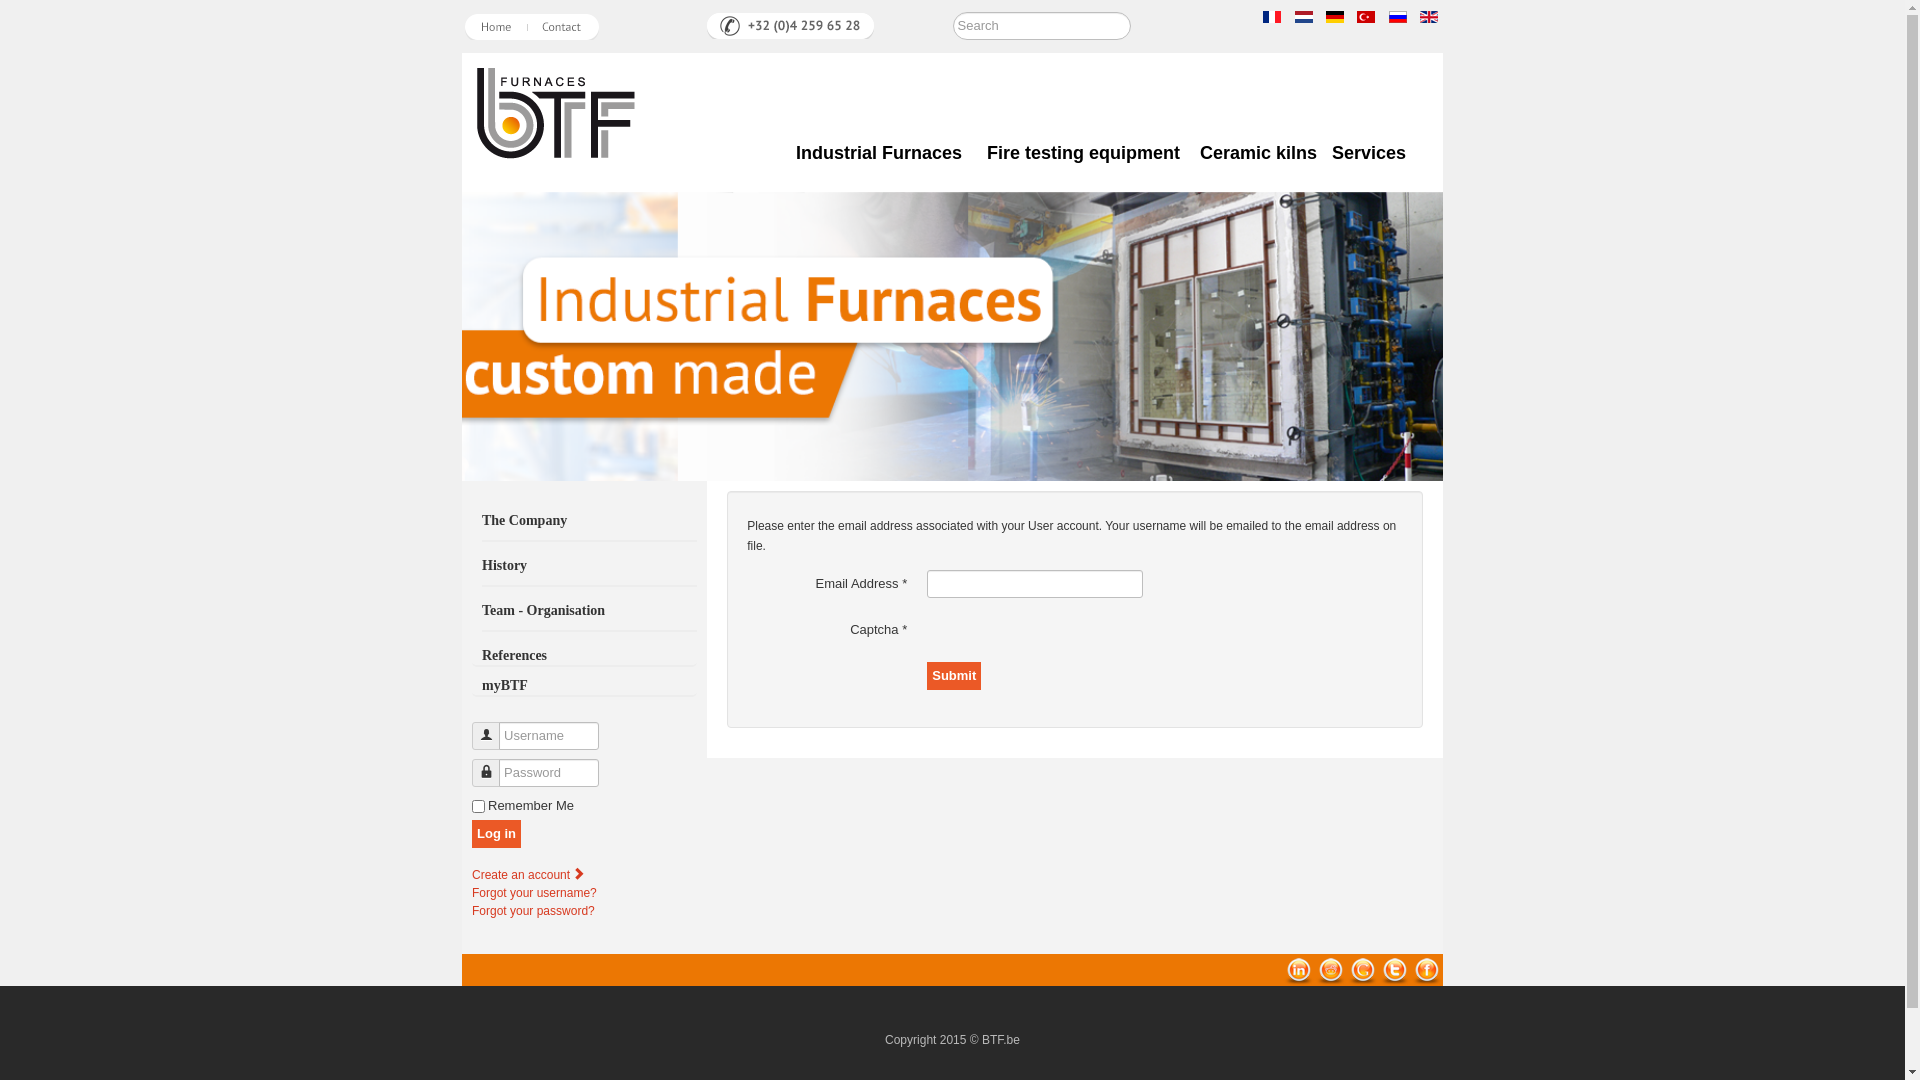 The image size is (1920, 1080). Describe the element at coordinates (533, 910) in the screenshot. I see `'Forgot your password?'` at that location.